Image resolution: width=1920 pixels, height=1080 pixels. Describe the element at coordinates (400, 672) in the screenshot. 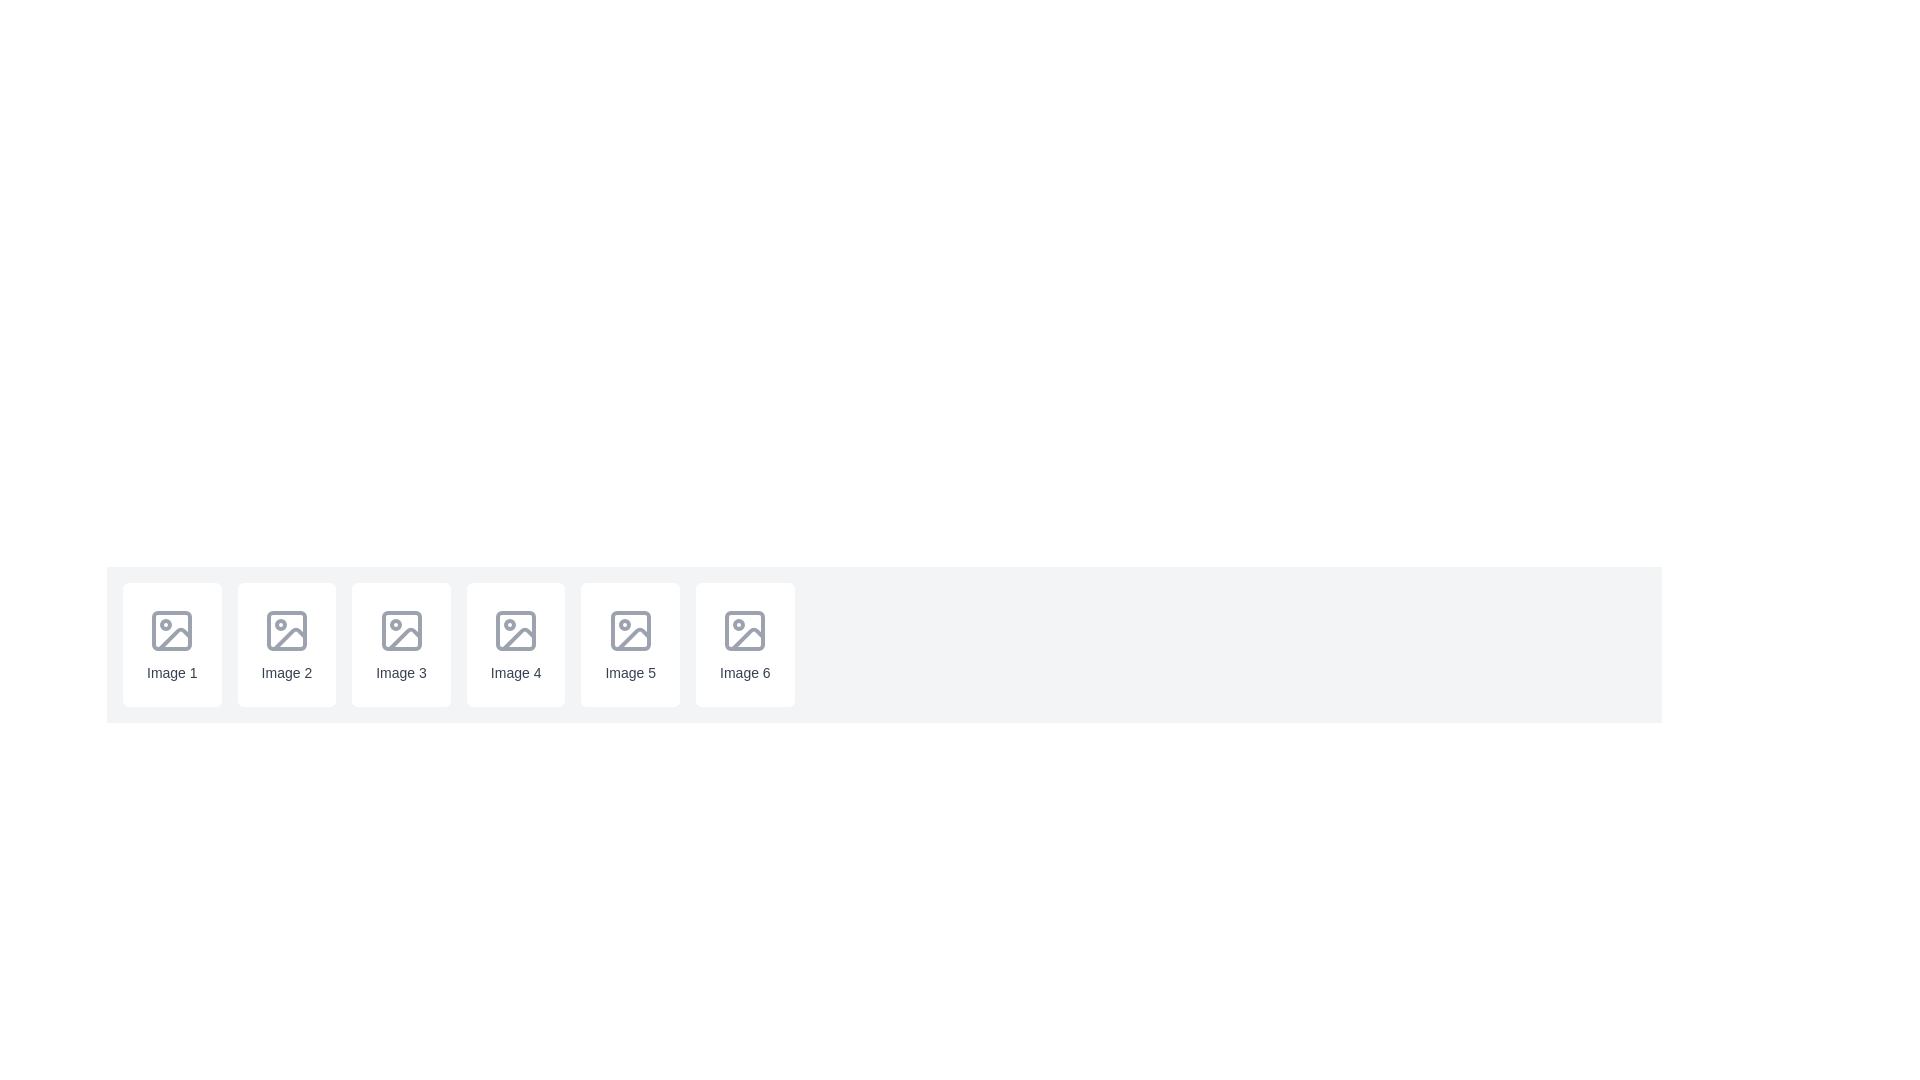

I see `the descriptive label for 'Image 3'` at that location.